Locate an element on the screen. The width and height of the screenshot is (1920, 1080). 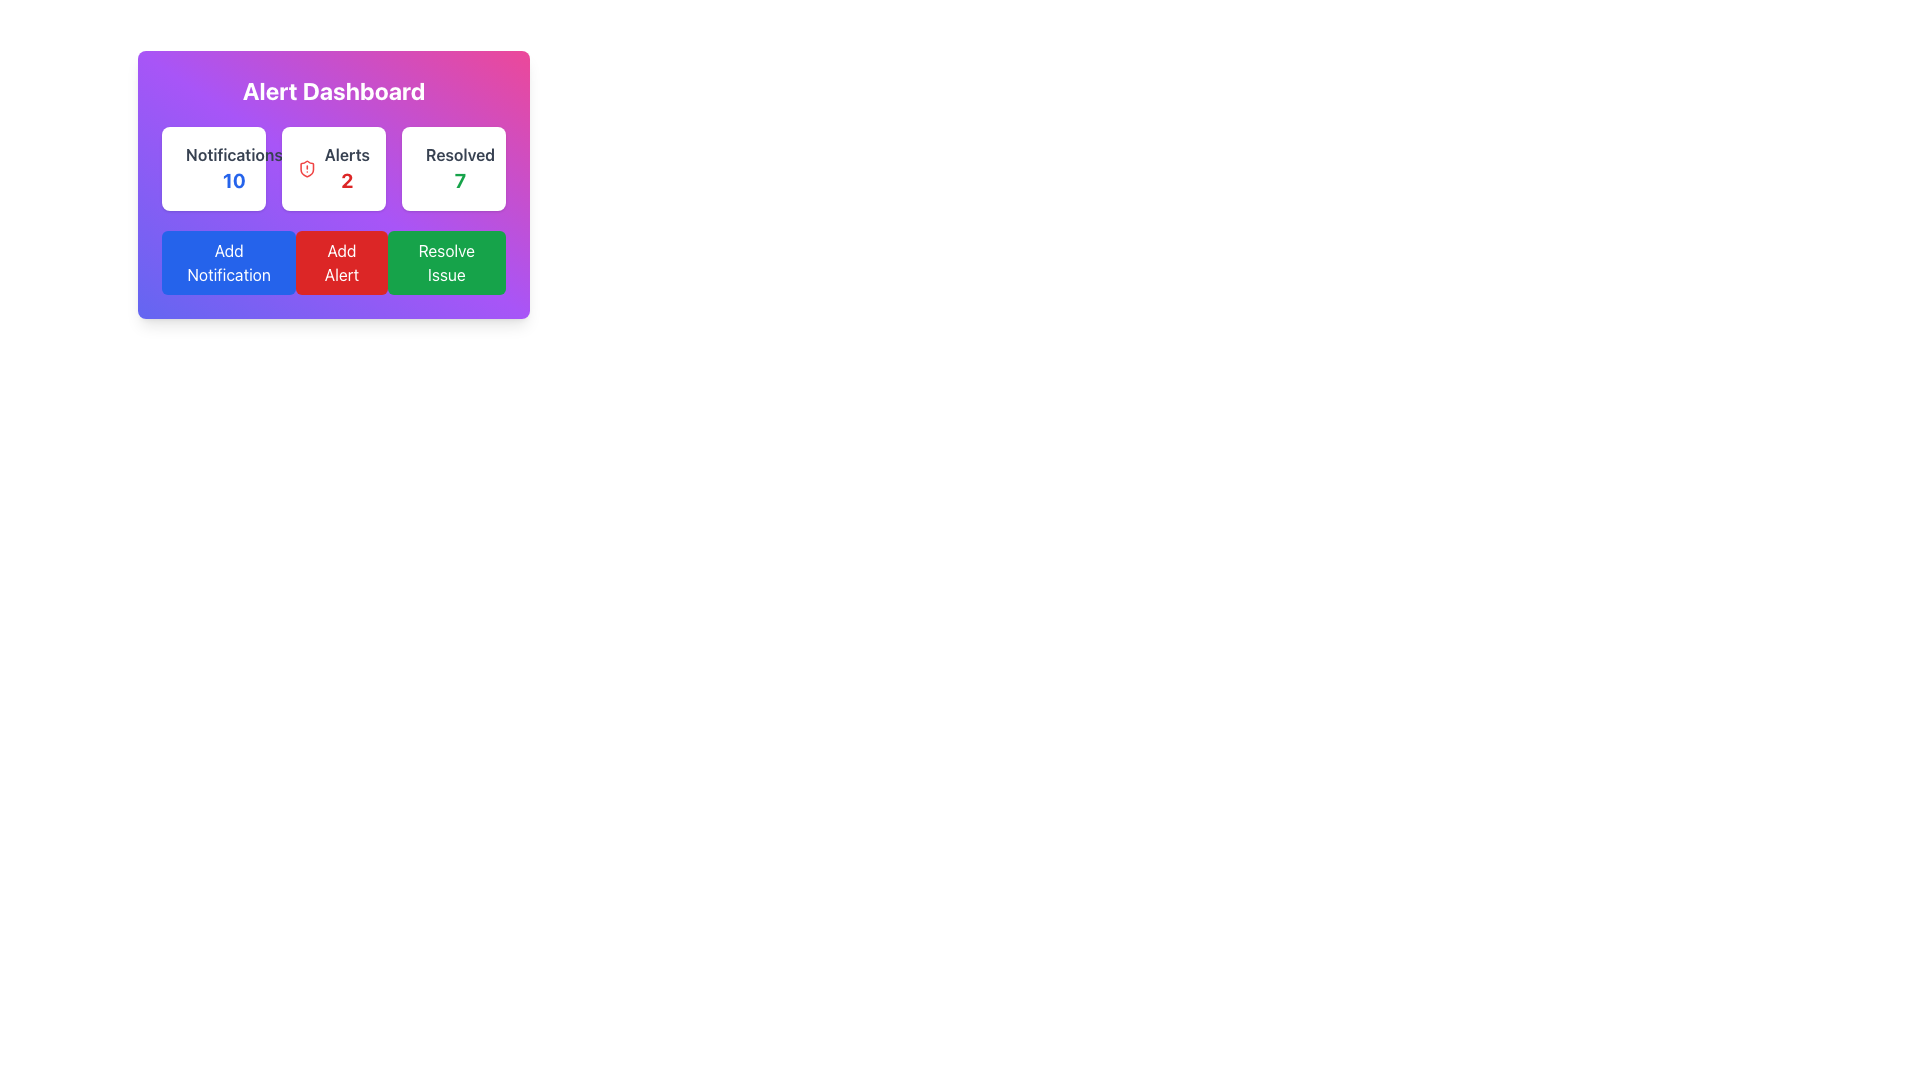
the informational display that shows the number of active alerts, centrally located in the second panel of the Alert Dashboard, between 'Notifications' and 'Resolved' is located at coordinates (347, 168).